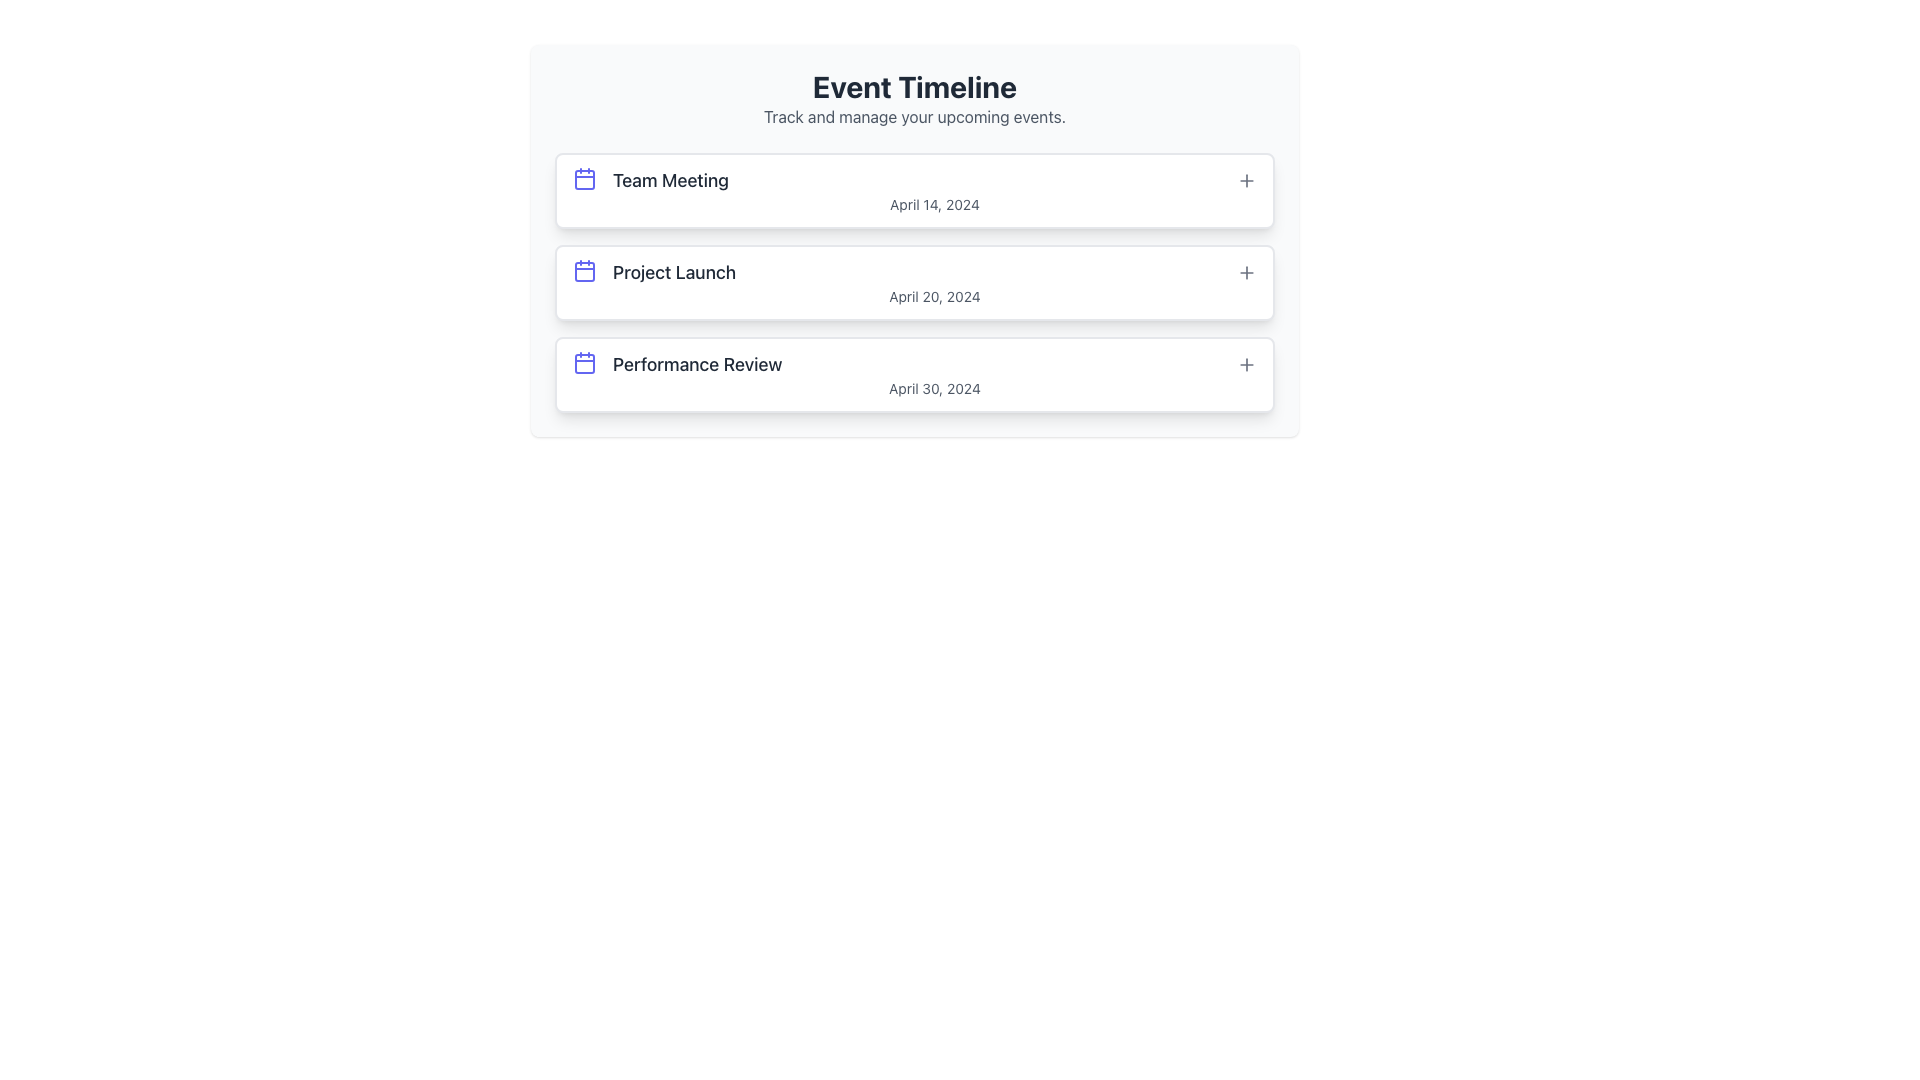  I want to click on the graphical shape within the first calendar icon, located to the left of the 'Team Meeting' label, so click(584, 180).